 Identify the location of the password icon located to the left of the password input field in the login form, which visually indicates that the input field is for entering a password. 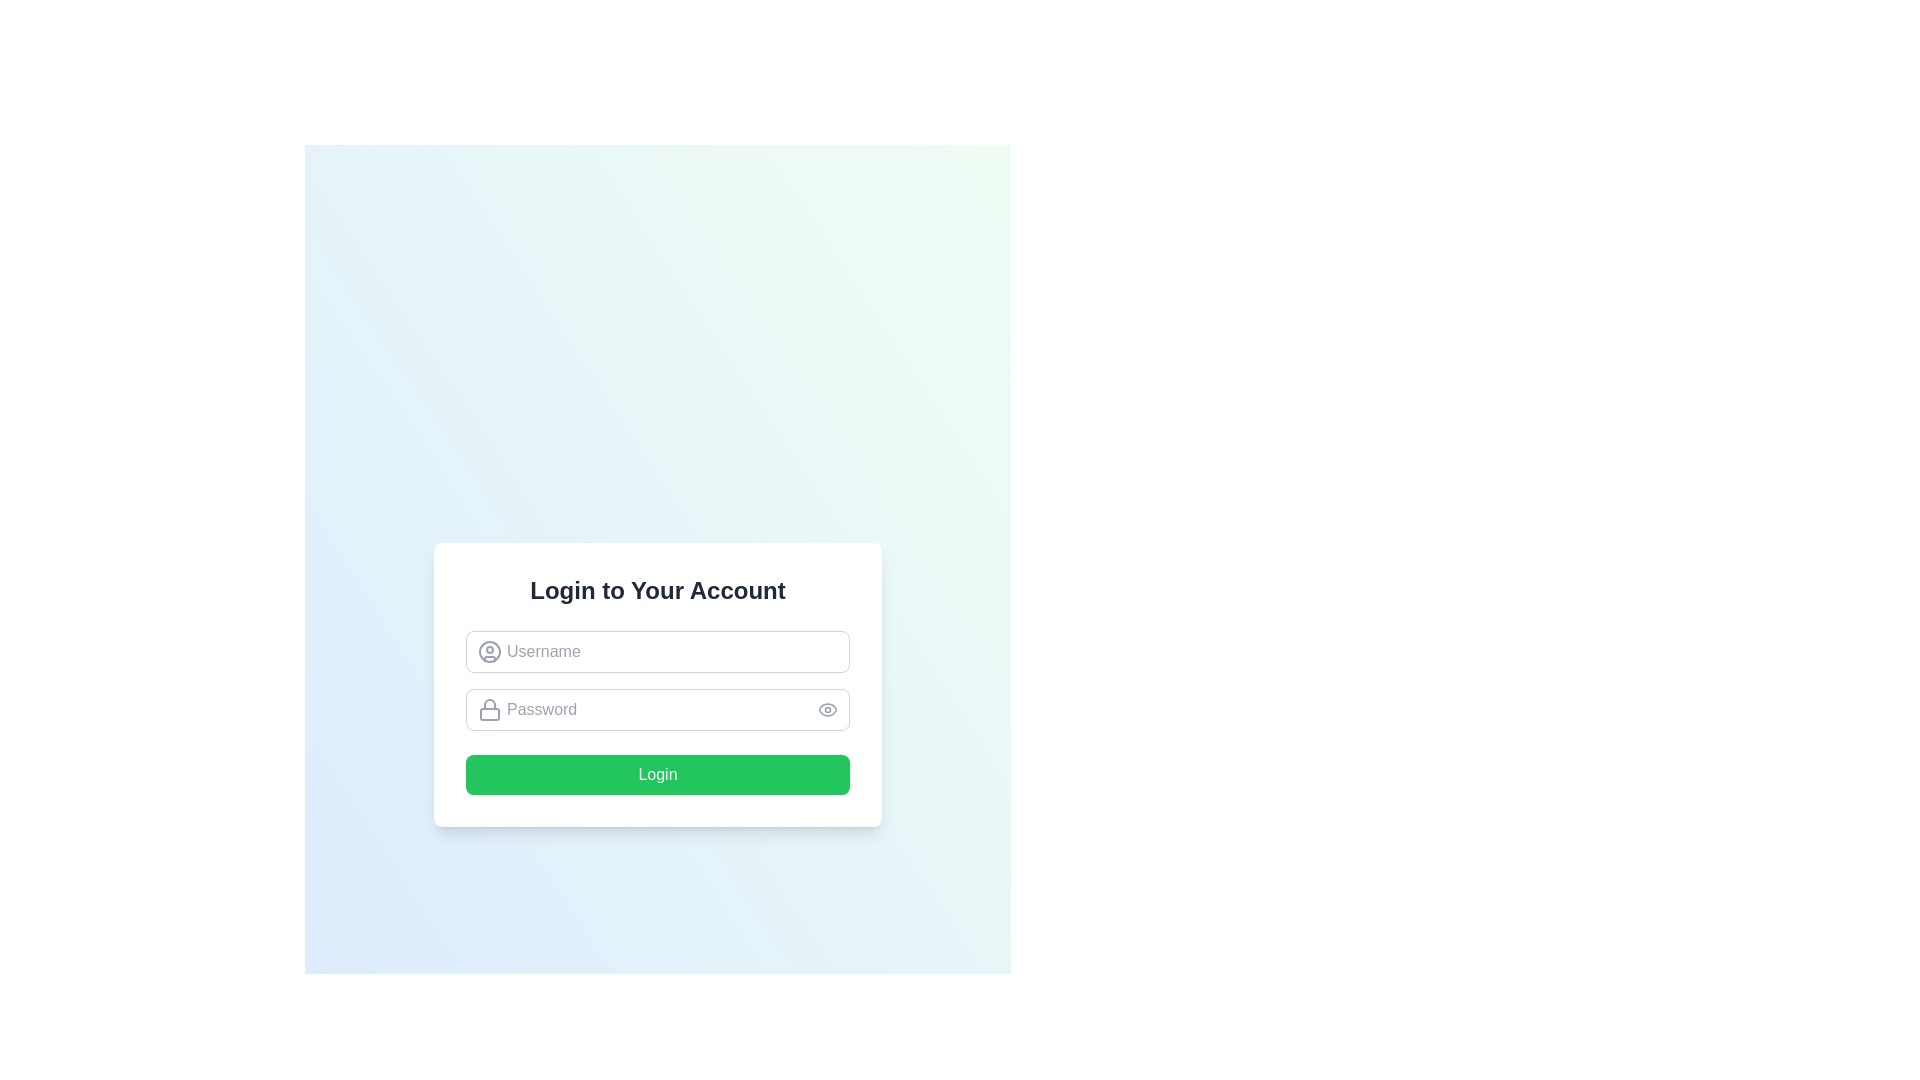
(489, 708).